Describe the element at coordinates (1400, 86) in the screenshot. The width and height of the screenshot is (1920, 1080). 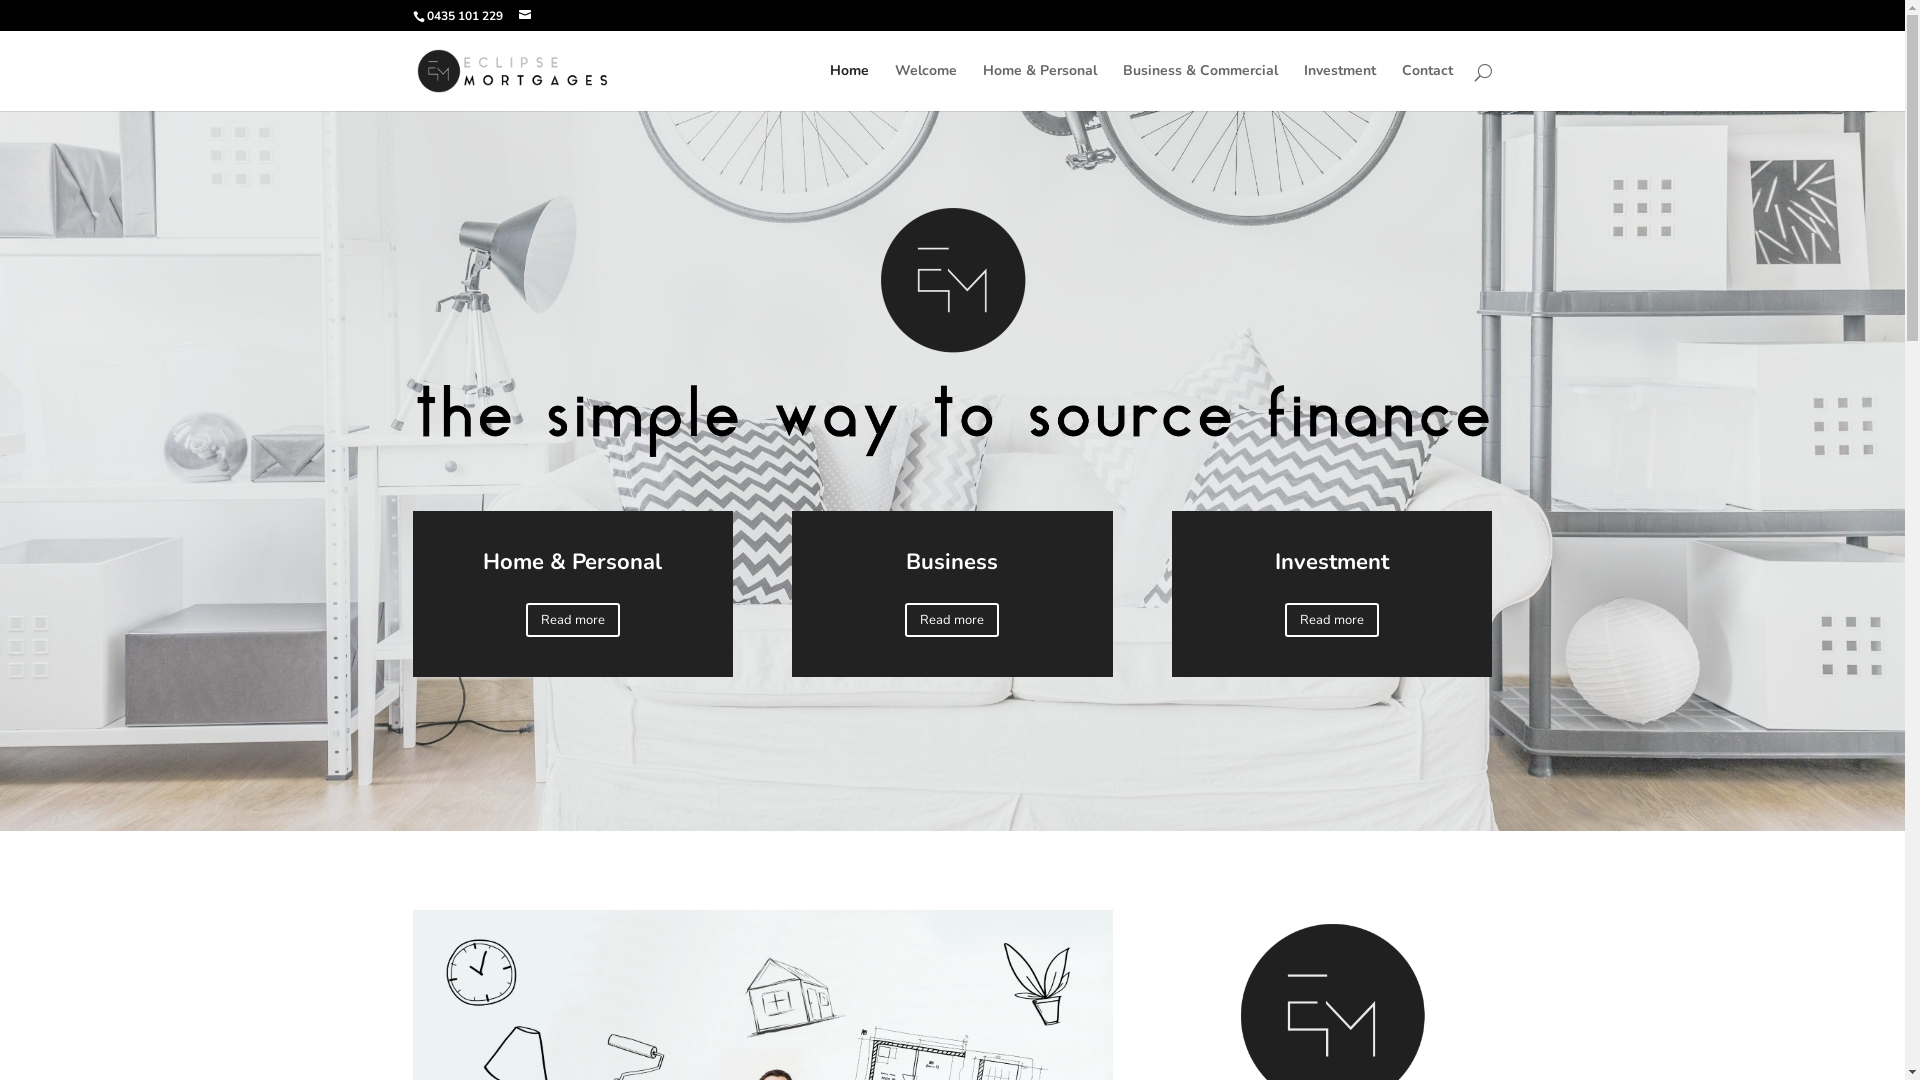
I see `'Contact'` at that location.